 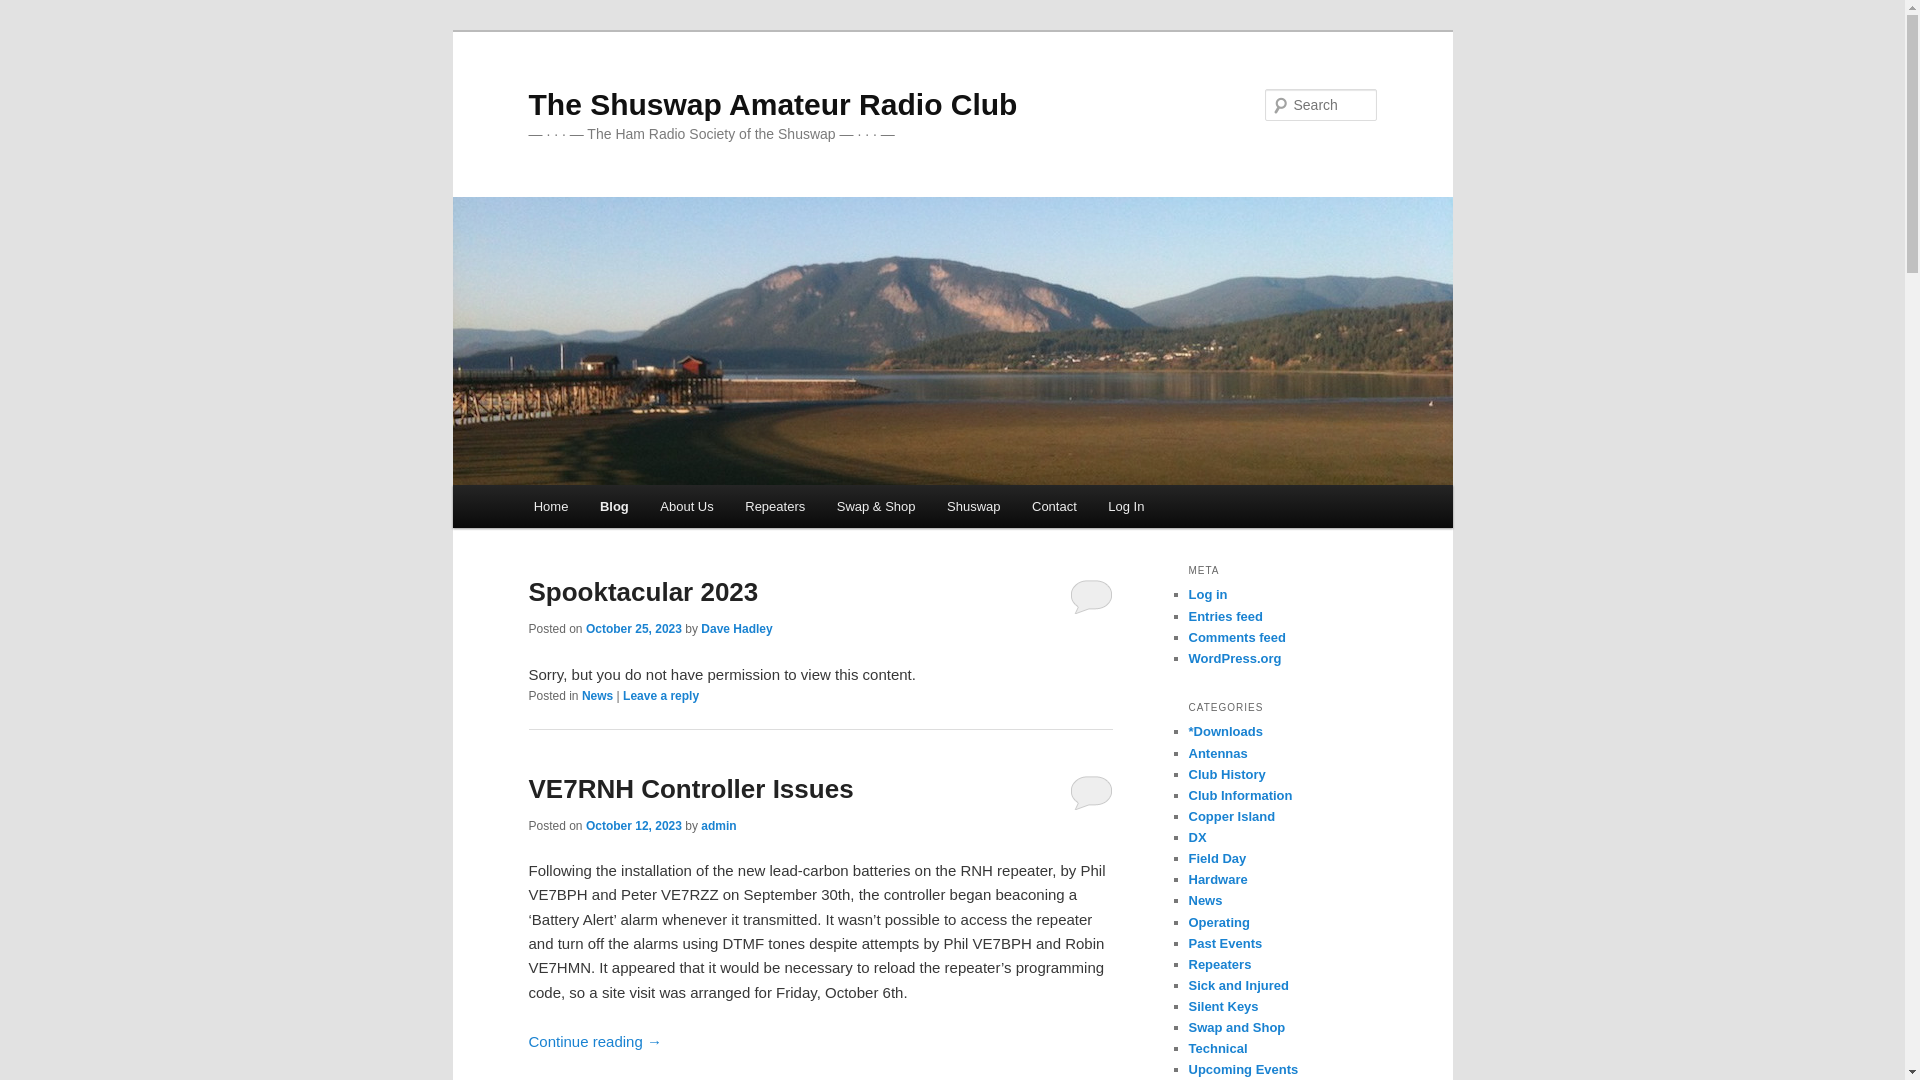 What do you see at coordinates (1223, 615) in the screenshot?
I see `'Entries feed'` at bounding box center [1223, 615].